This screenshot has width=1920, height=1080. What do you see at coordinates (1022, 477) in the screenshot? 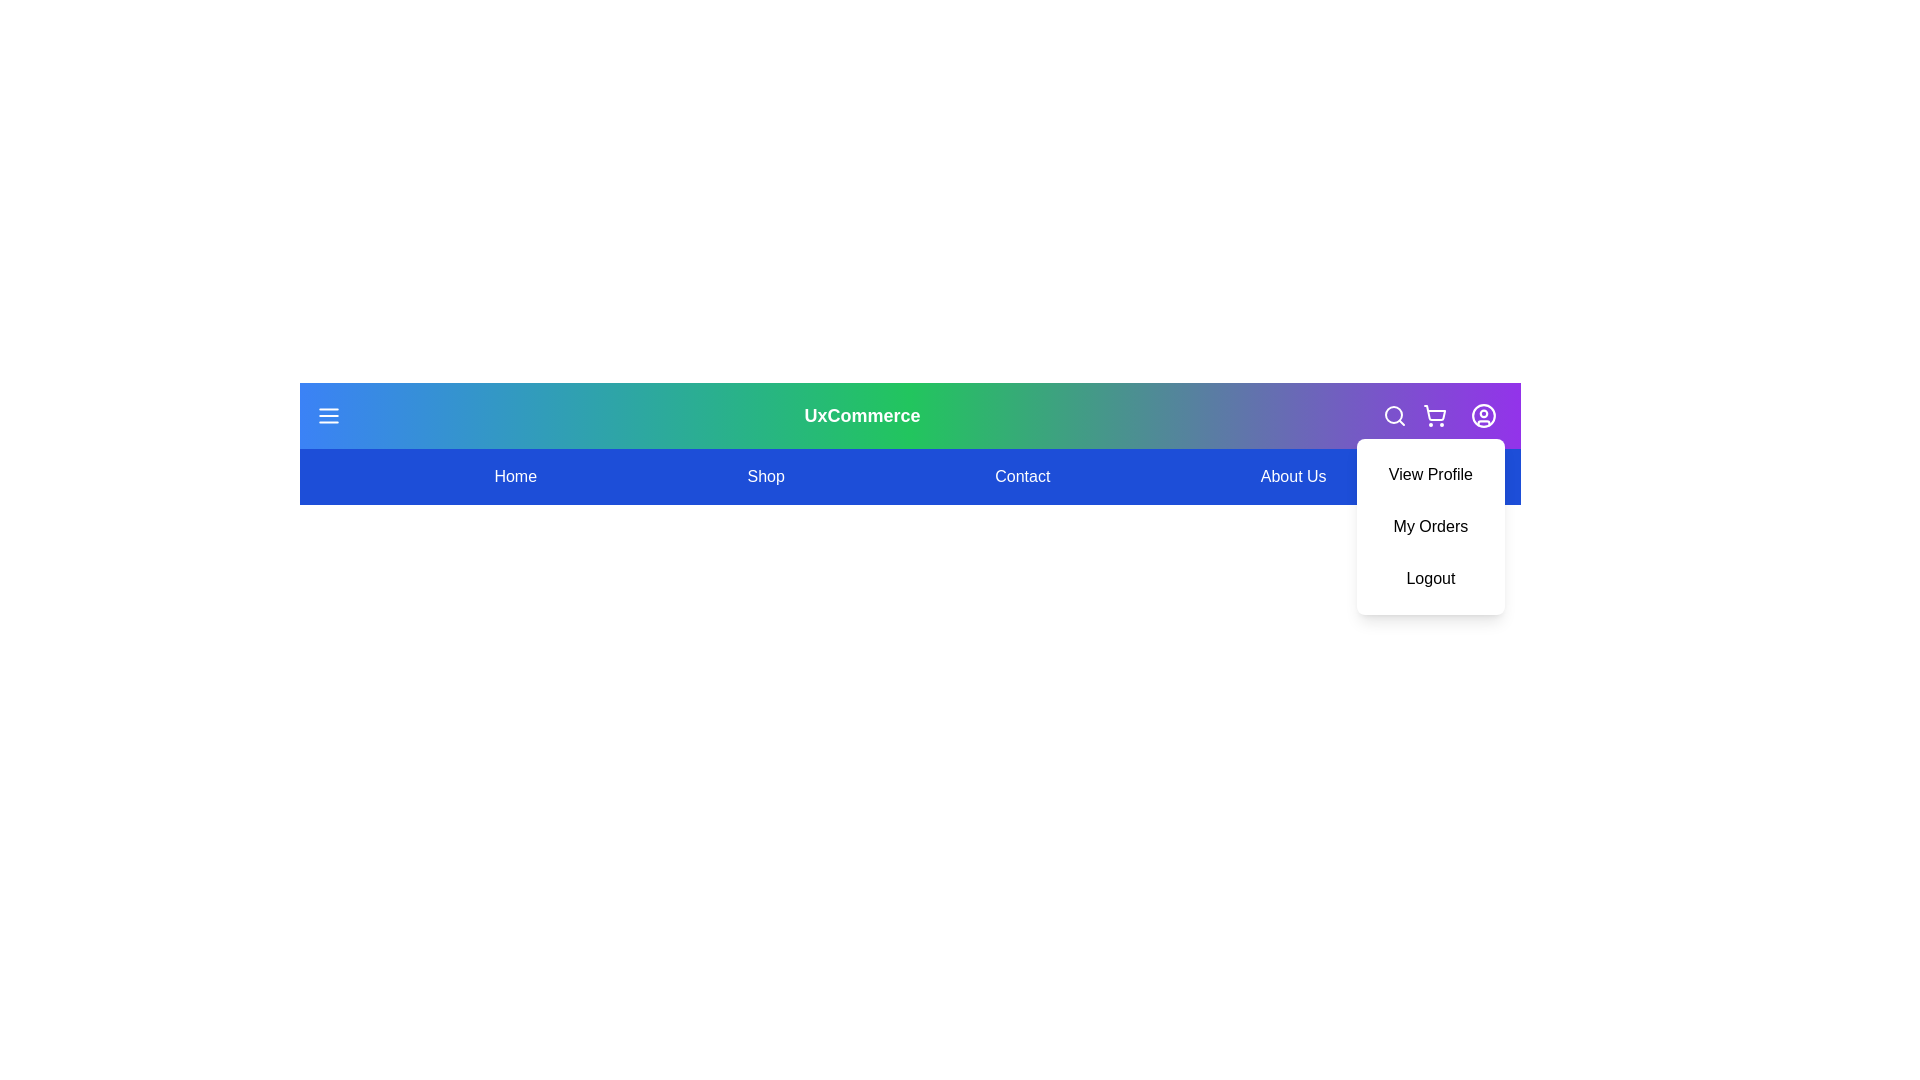
I see `the menu item Contact to navigate to the corresponding section` at bounding box center [1022, 477].